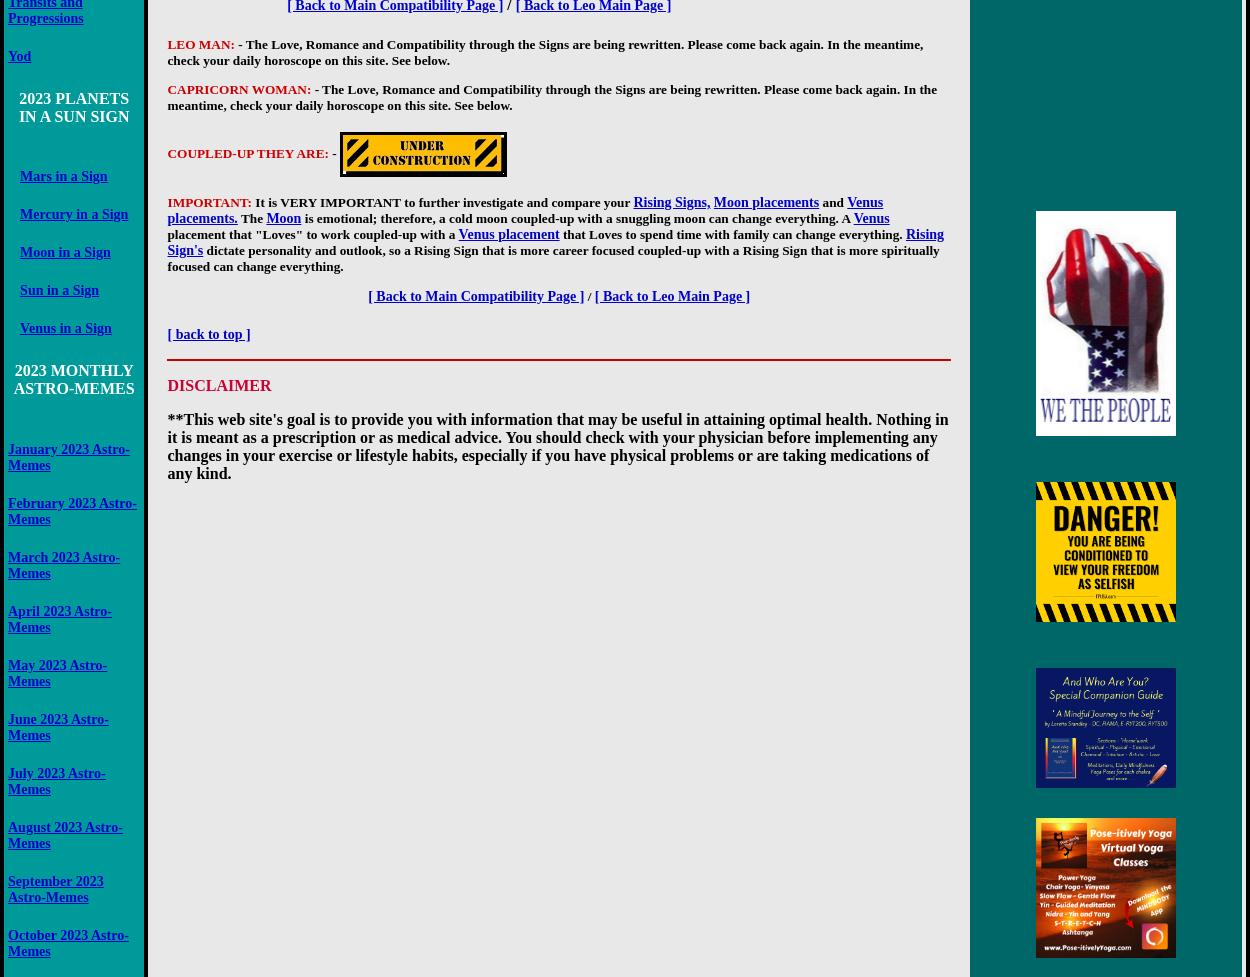 The width and height of the screenshot is (1250, 977). What do you see at coordinates (672, 294) in the screenshot?
I see `'[ Back to Leo Main Page ]'` at bounding box center [672, 294].